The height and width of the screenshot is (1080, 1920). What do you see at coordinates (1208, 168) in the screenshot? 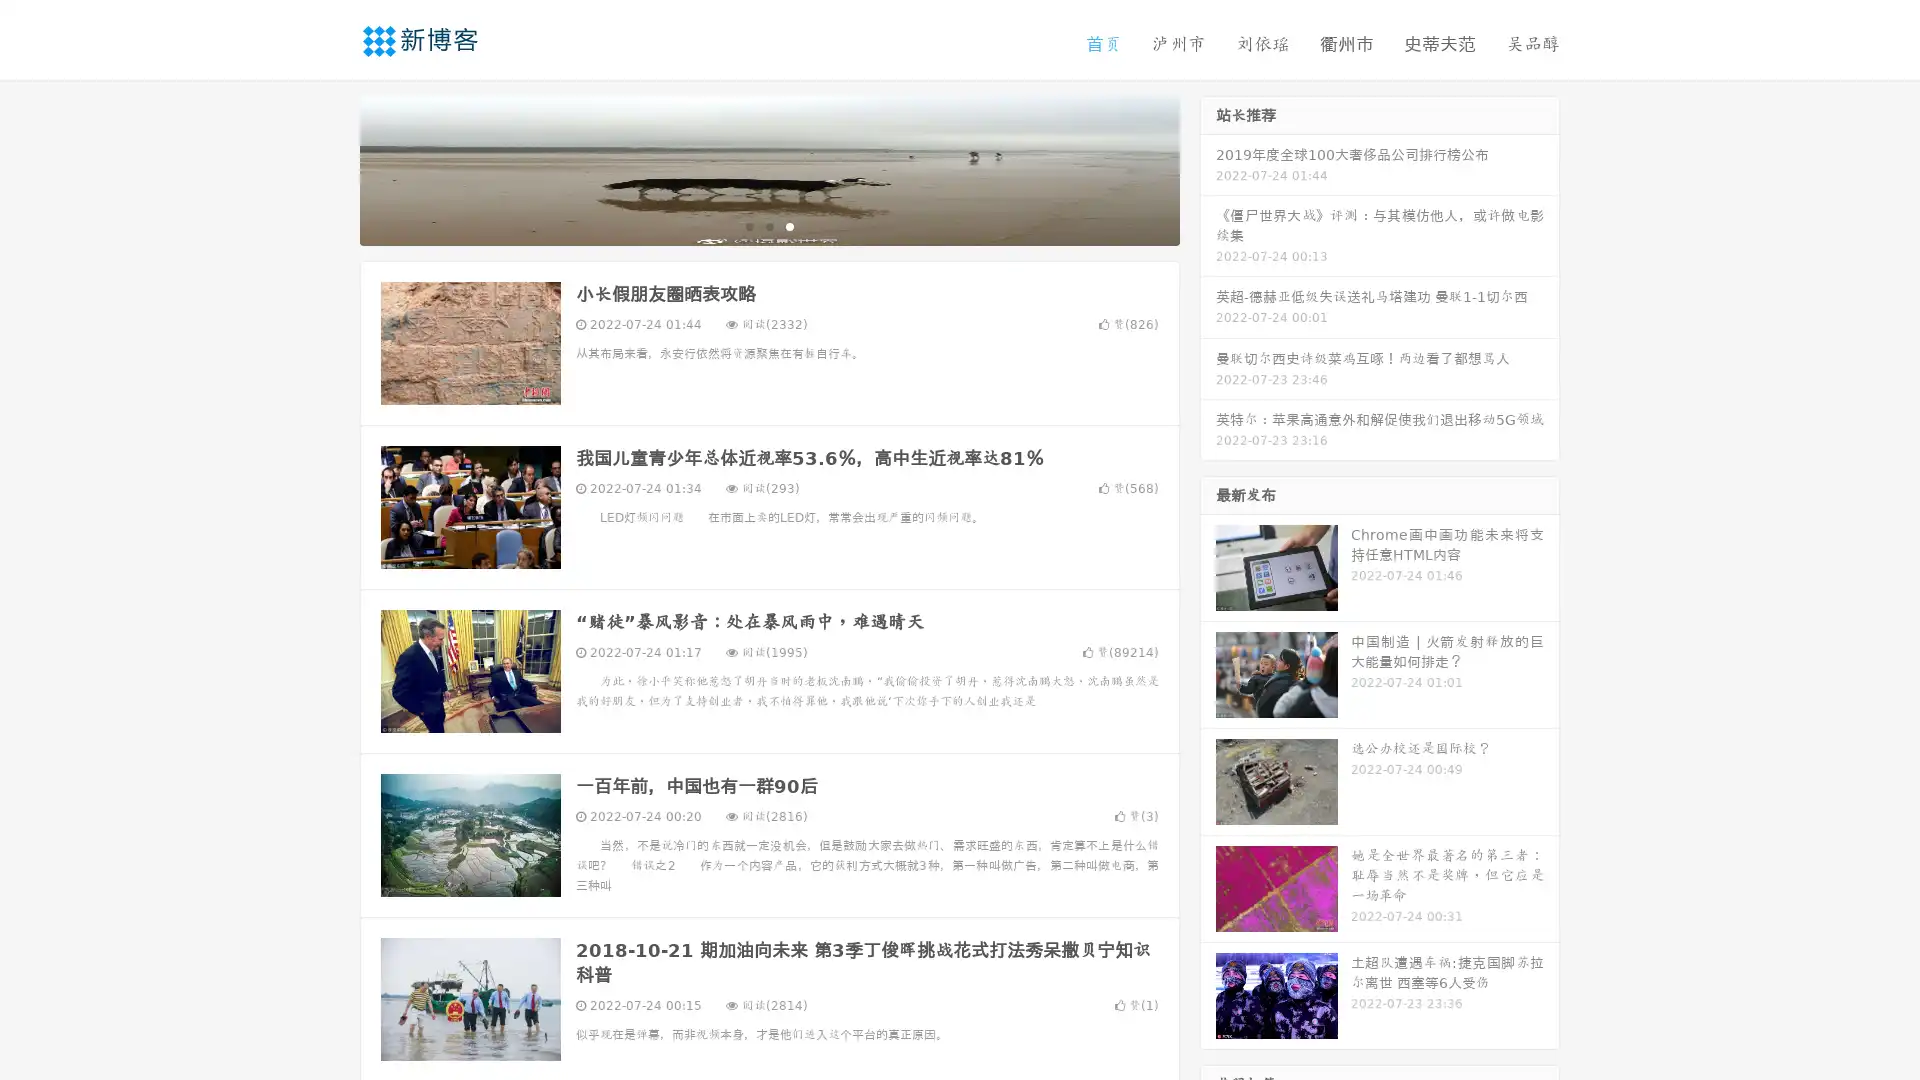
I see `Next slide` at bounding box center [1208, 168].